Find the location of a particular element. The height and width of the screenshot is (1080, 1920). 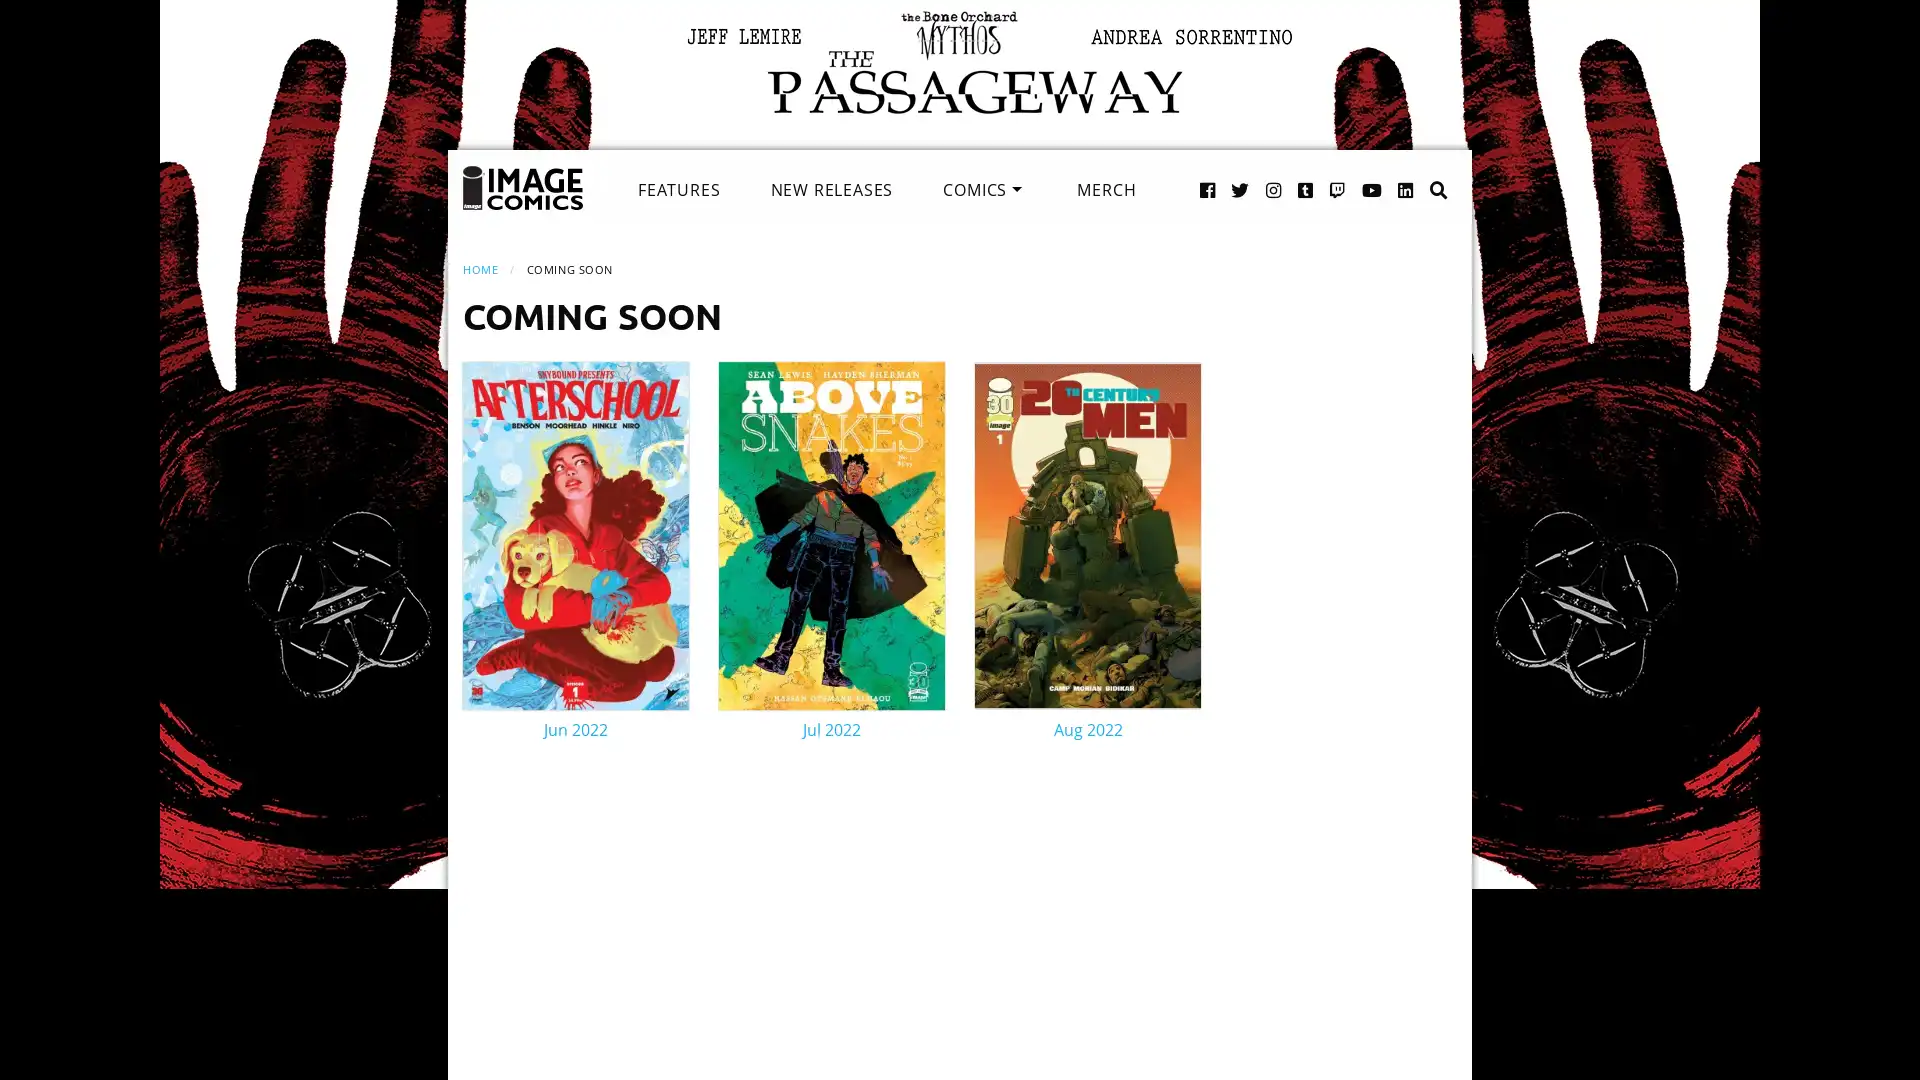

Search is located at coordinates (1417, 168).